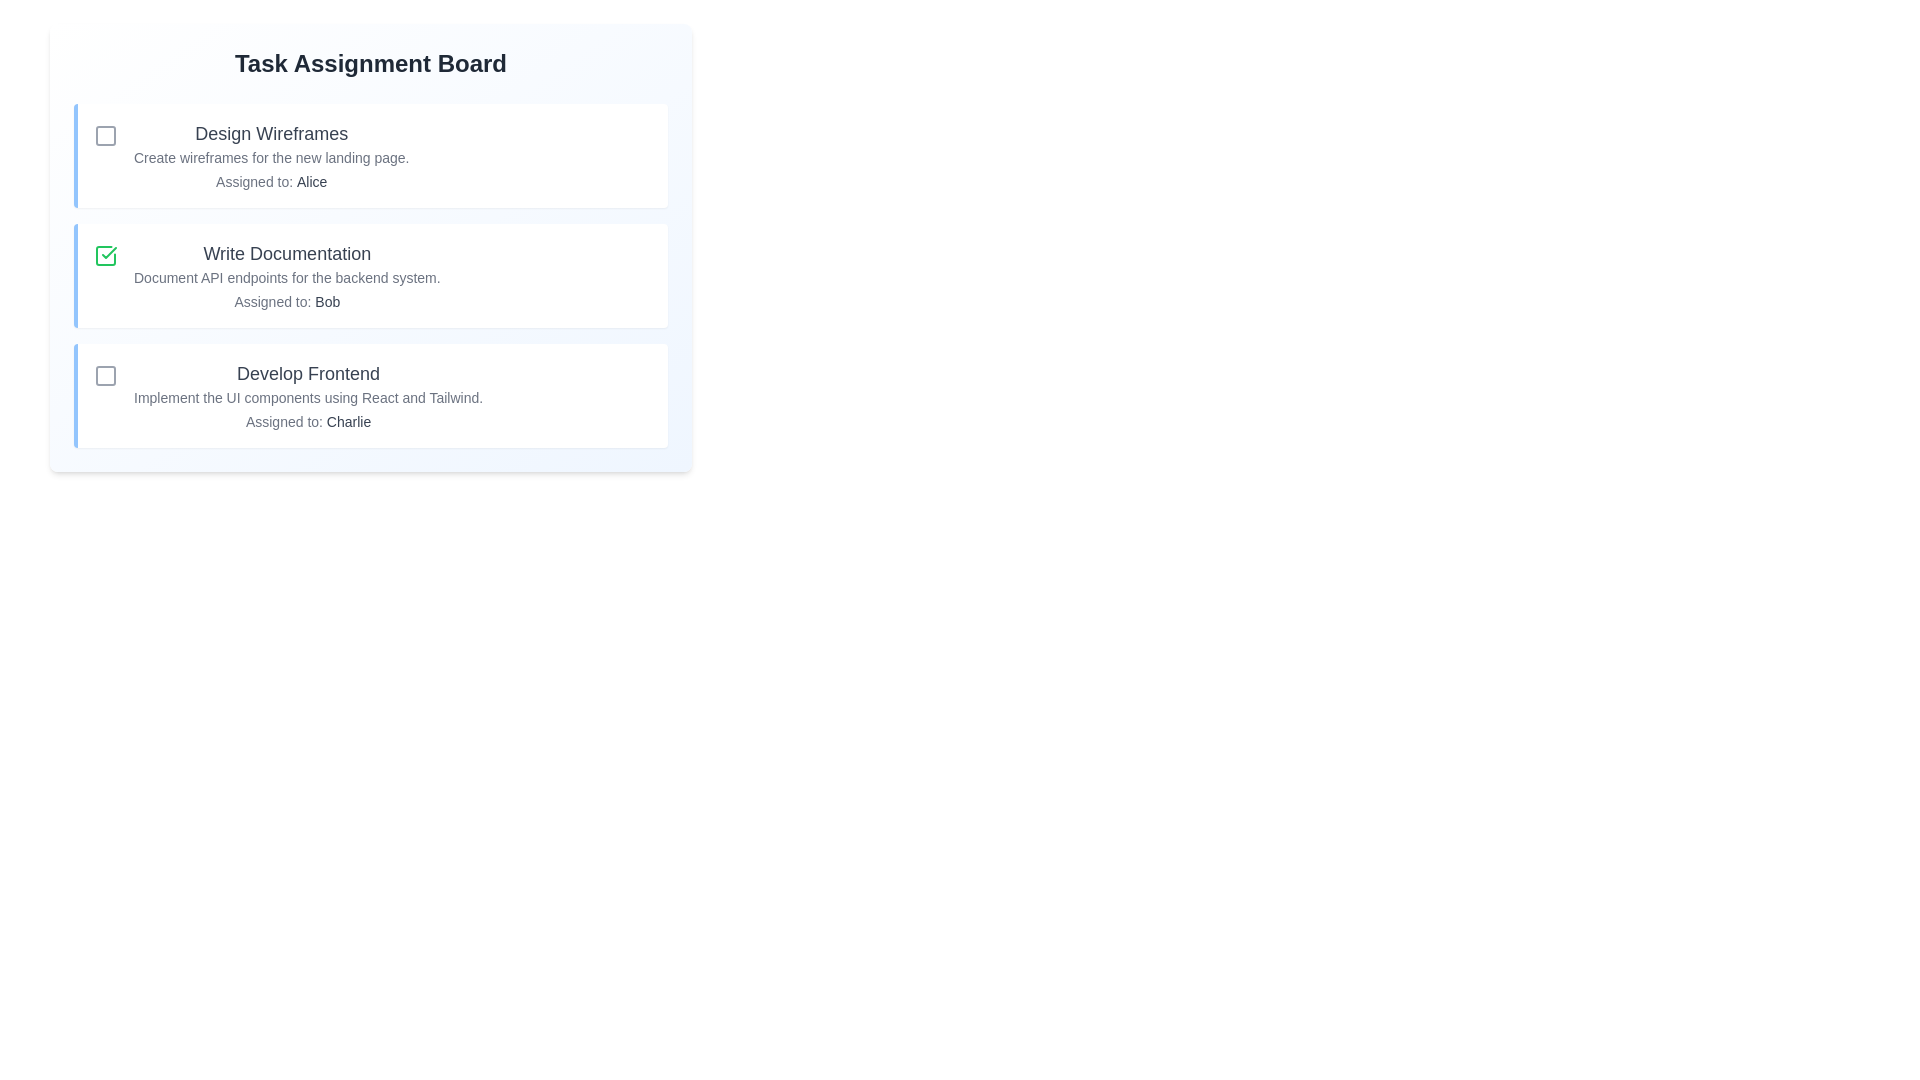  I want to click on description text block titled 'Design Wireframes' that contains details about creating wireframes for the new landing page, which is assigned to Alice, so click(270, 154).